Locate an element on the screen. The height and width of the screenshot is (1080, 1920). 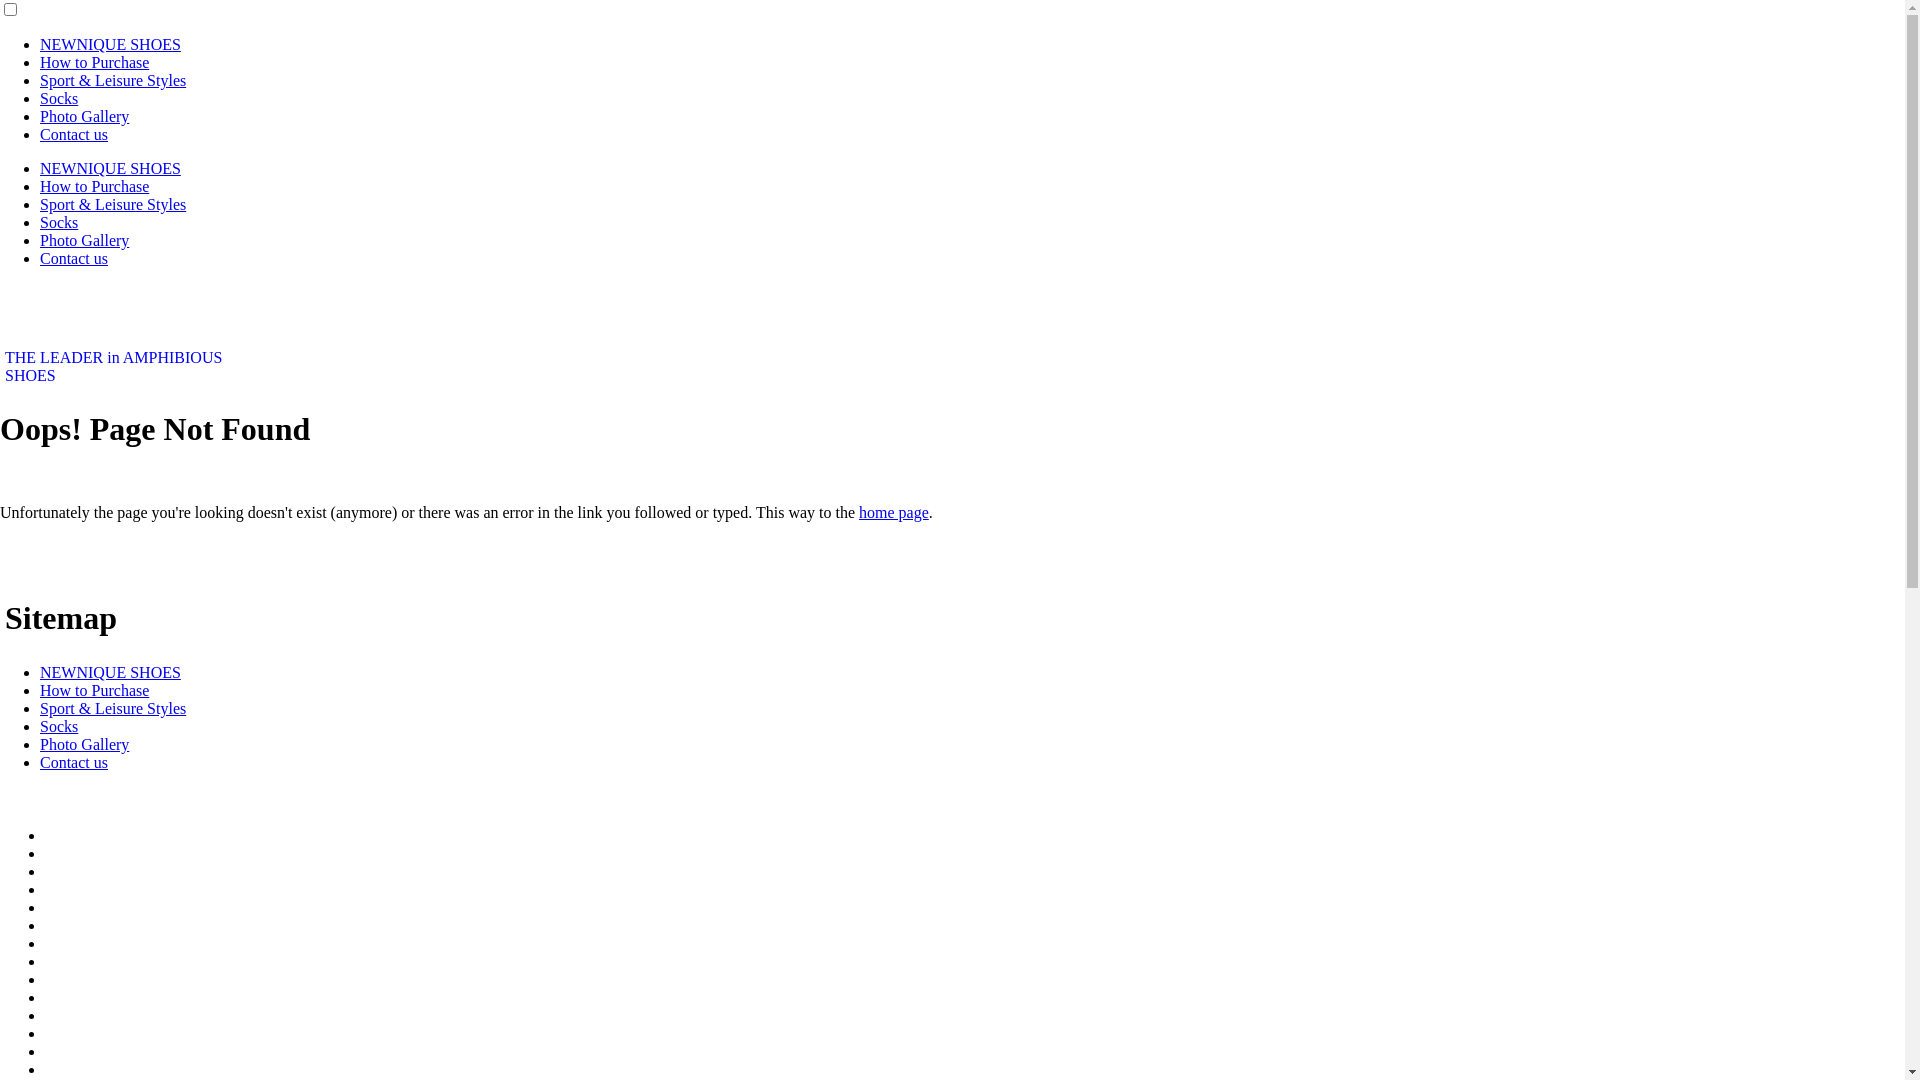
'Sport & Leisure Styles' is located at coordinates (112, 707).